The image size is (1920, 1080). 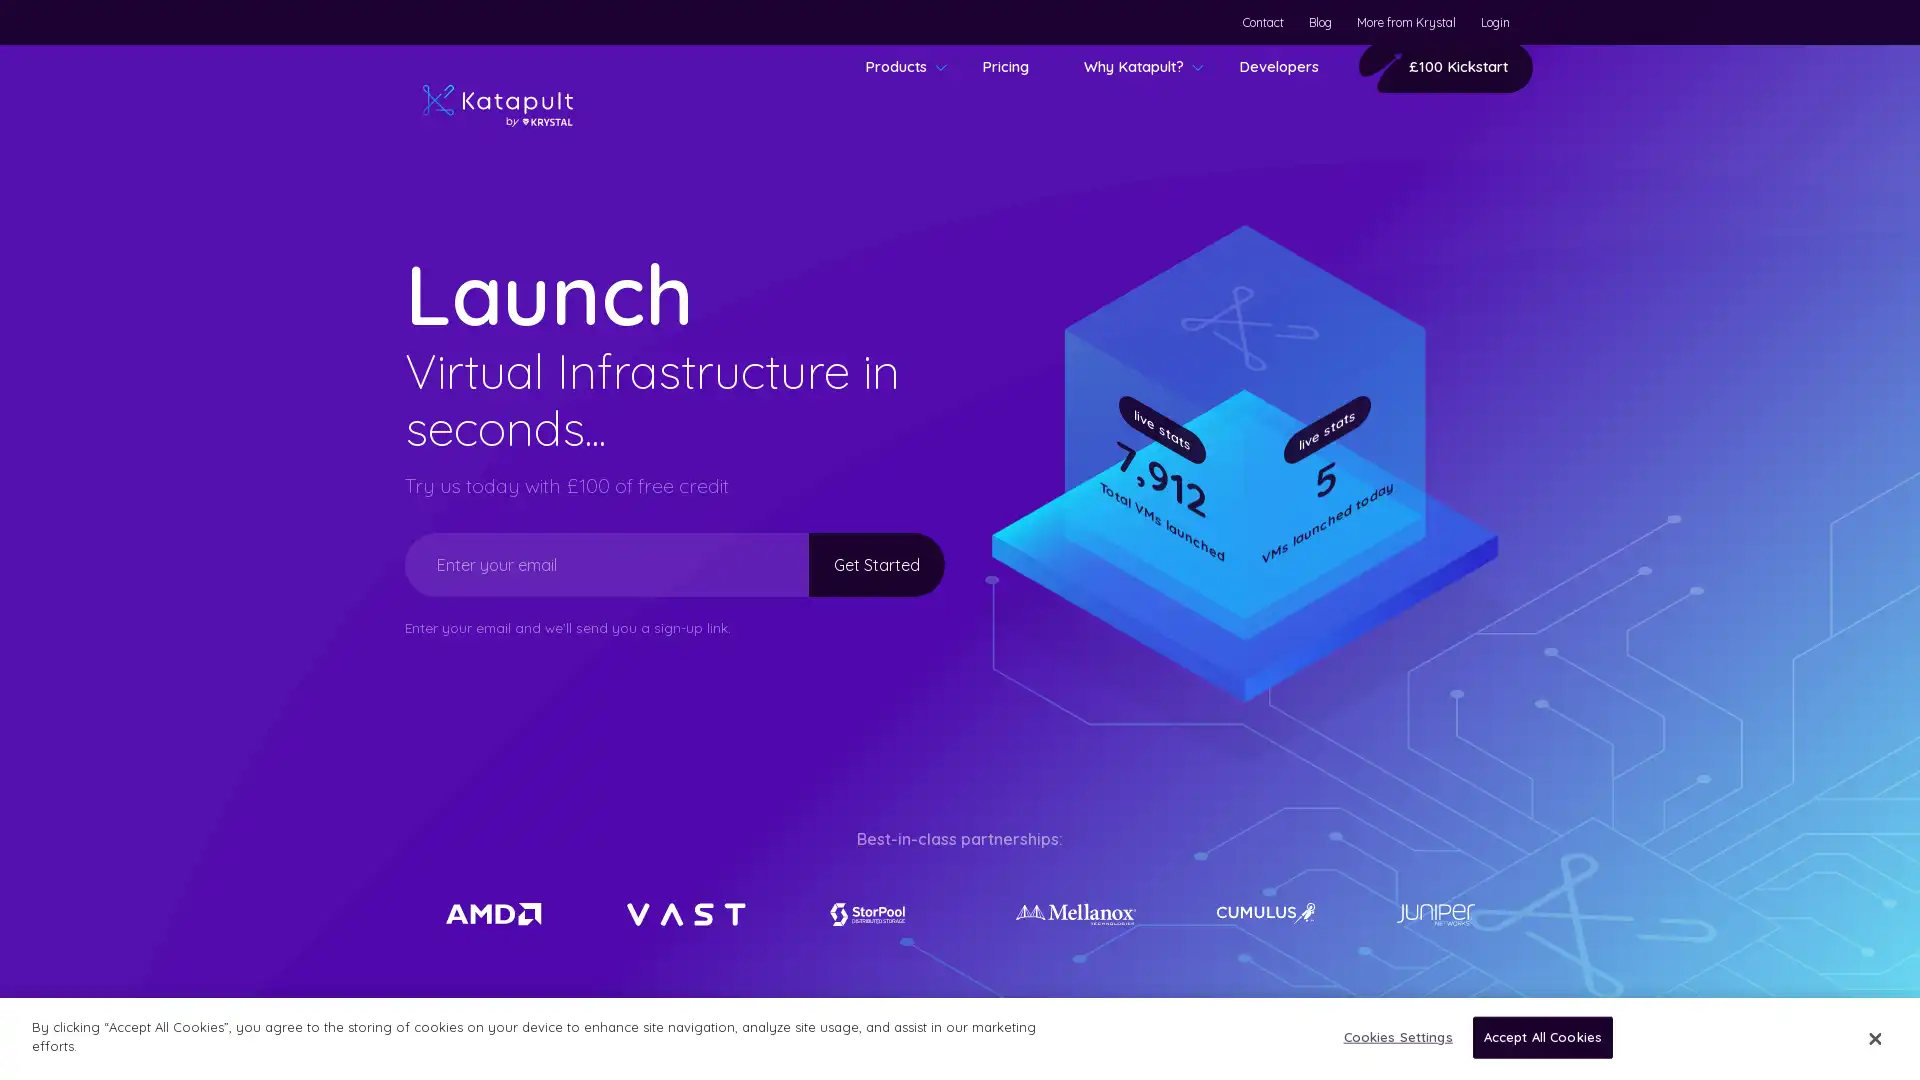 I want to click on Close, so click(x=1873, y=1036).